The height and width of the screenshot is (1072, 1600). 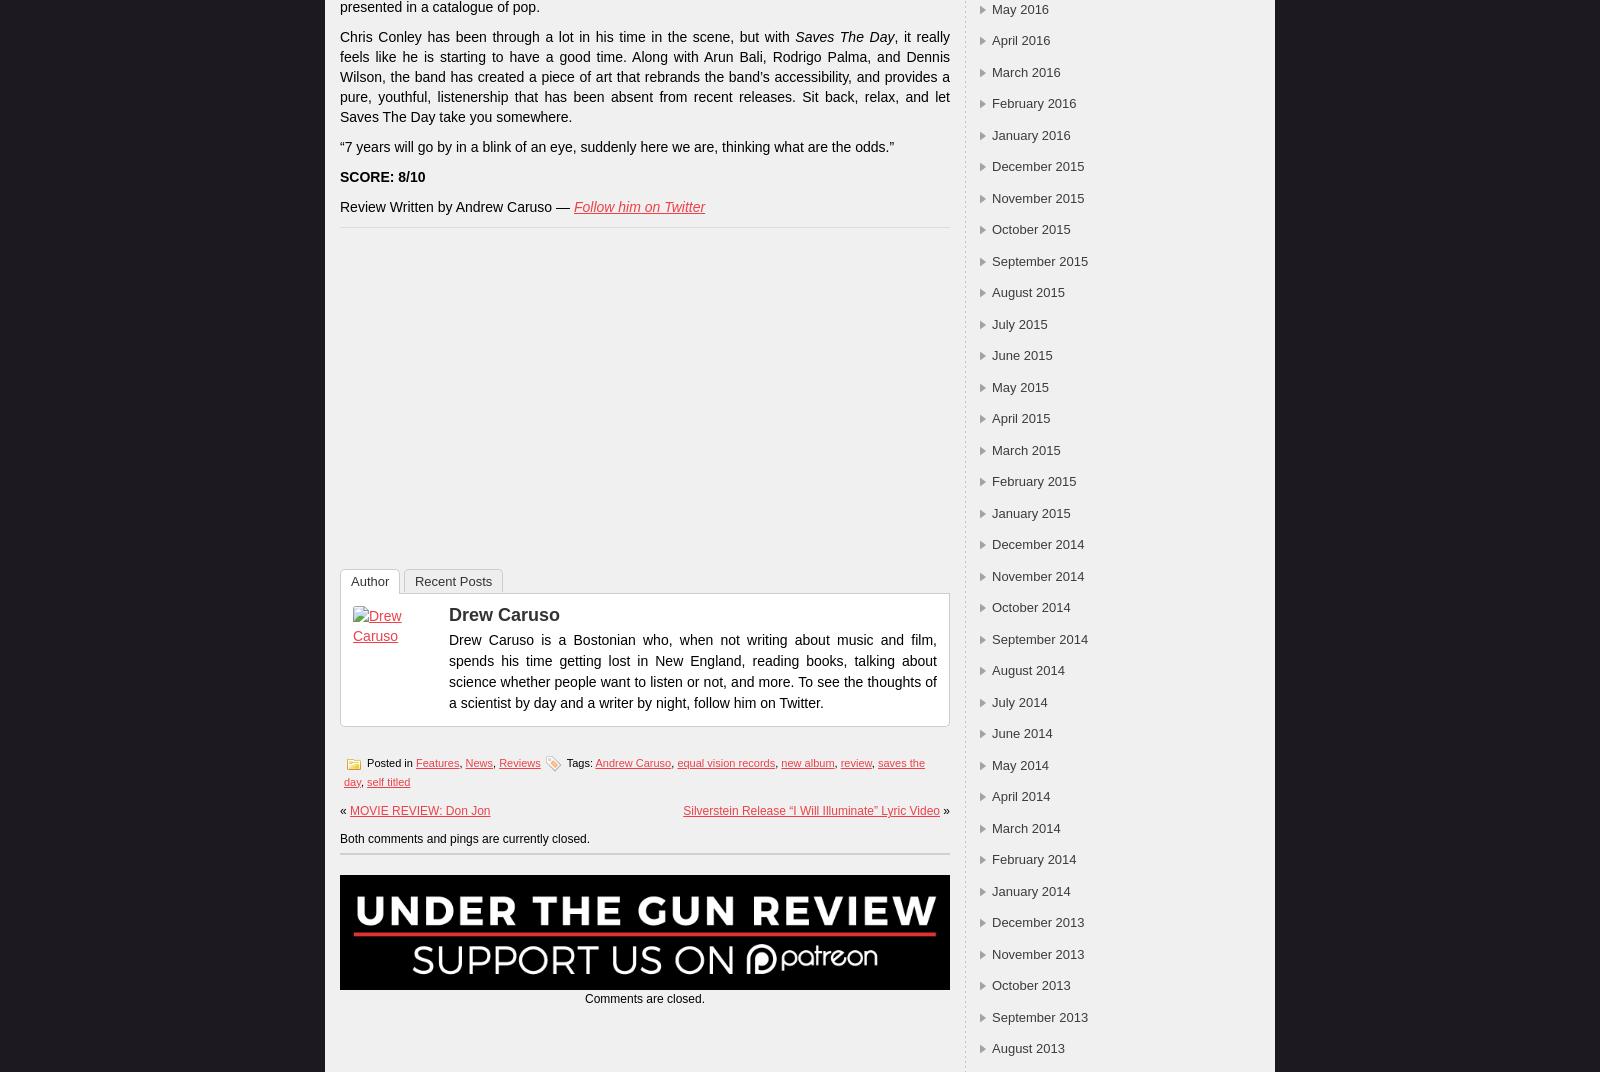 What do you see at coordinates (1037, 574) in the screenshot?
I see `'November 2014'` at bounding box center [1037, 574].